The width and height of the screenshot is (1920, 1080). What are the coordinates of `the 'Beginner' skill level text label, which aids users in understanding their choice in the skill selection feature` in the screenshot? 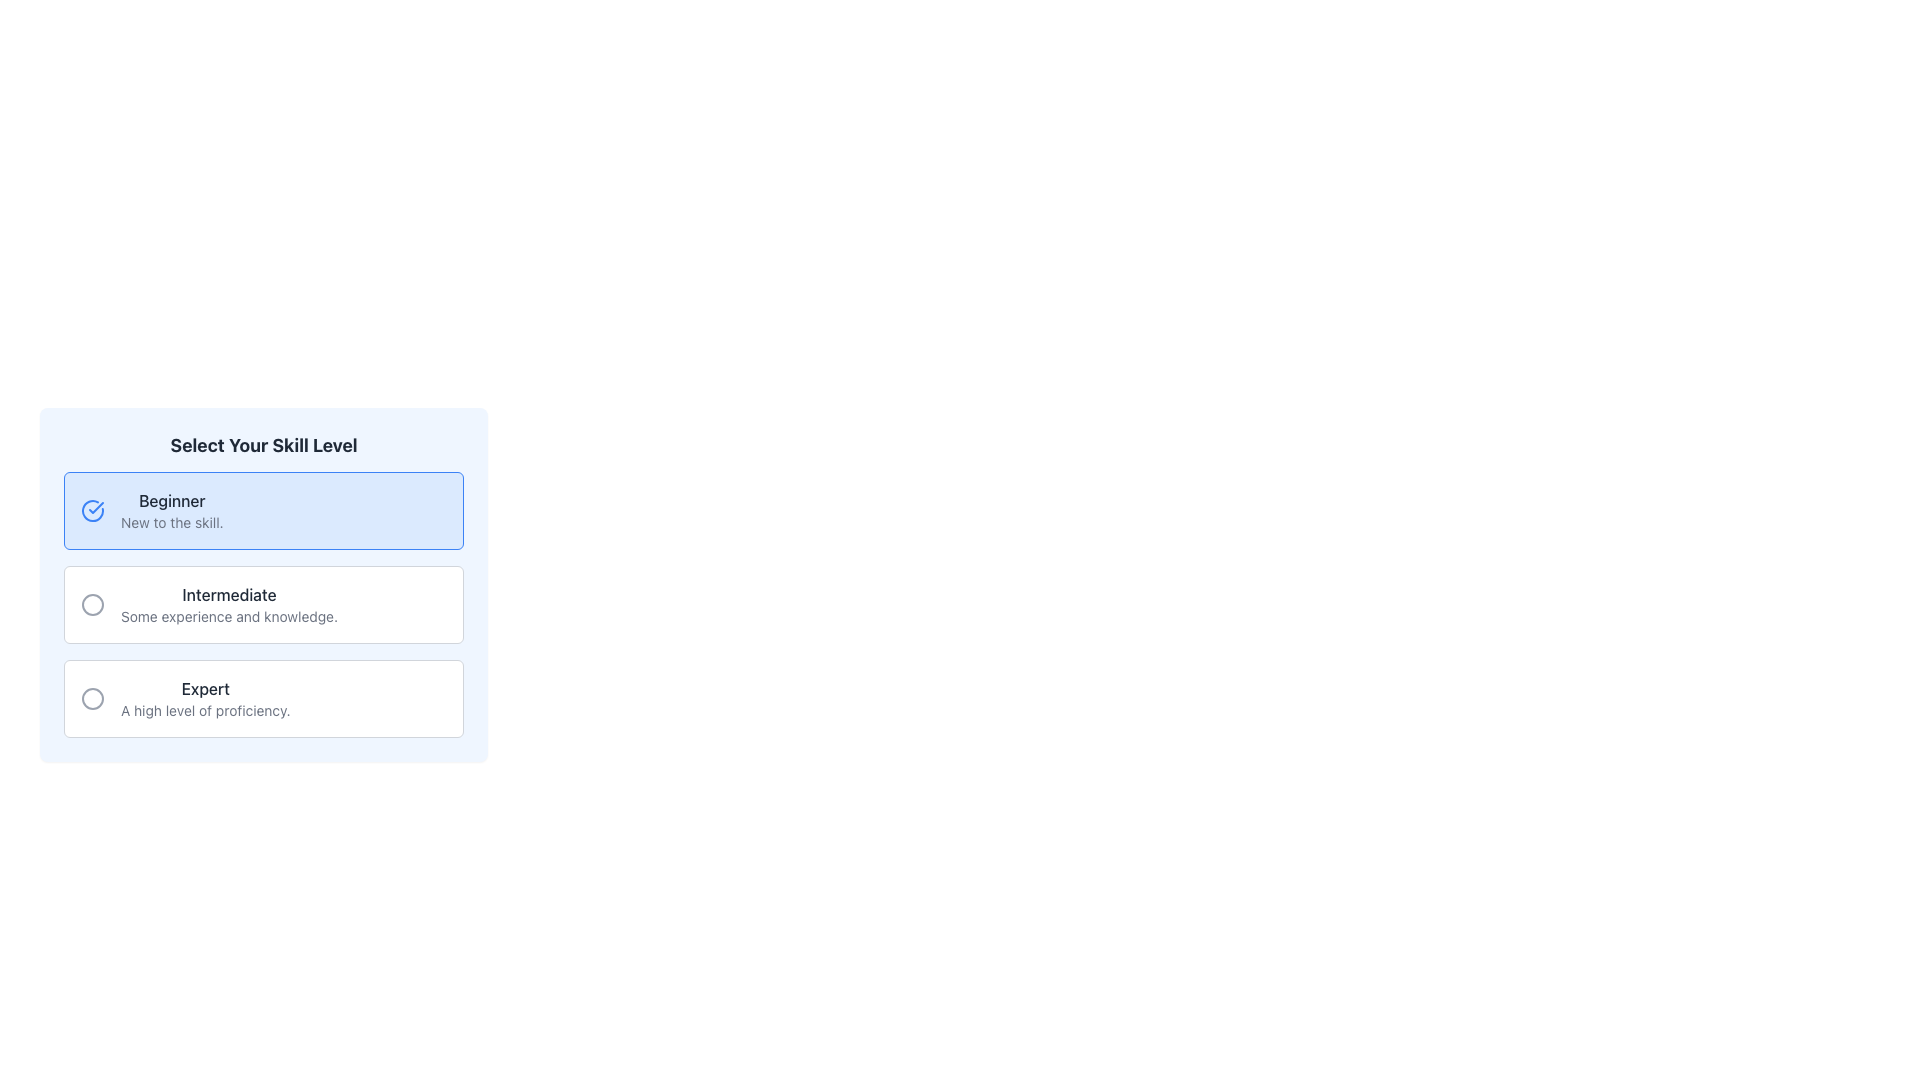 It's located at (172, 500).